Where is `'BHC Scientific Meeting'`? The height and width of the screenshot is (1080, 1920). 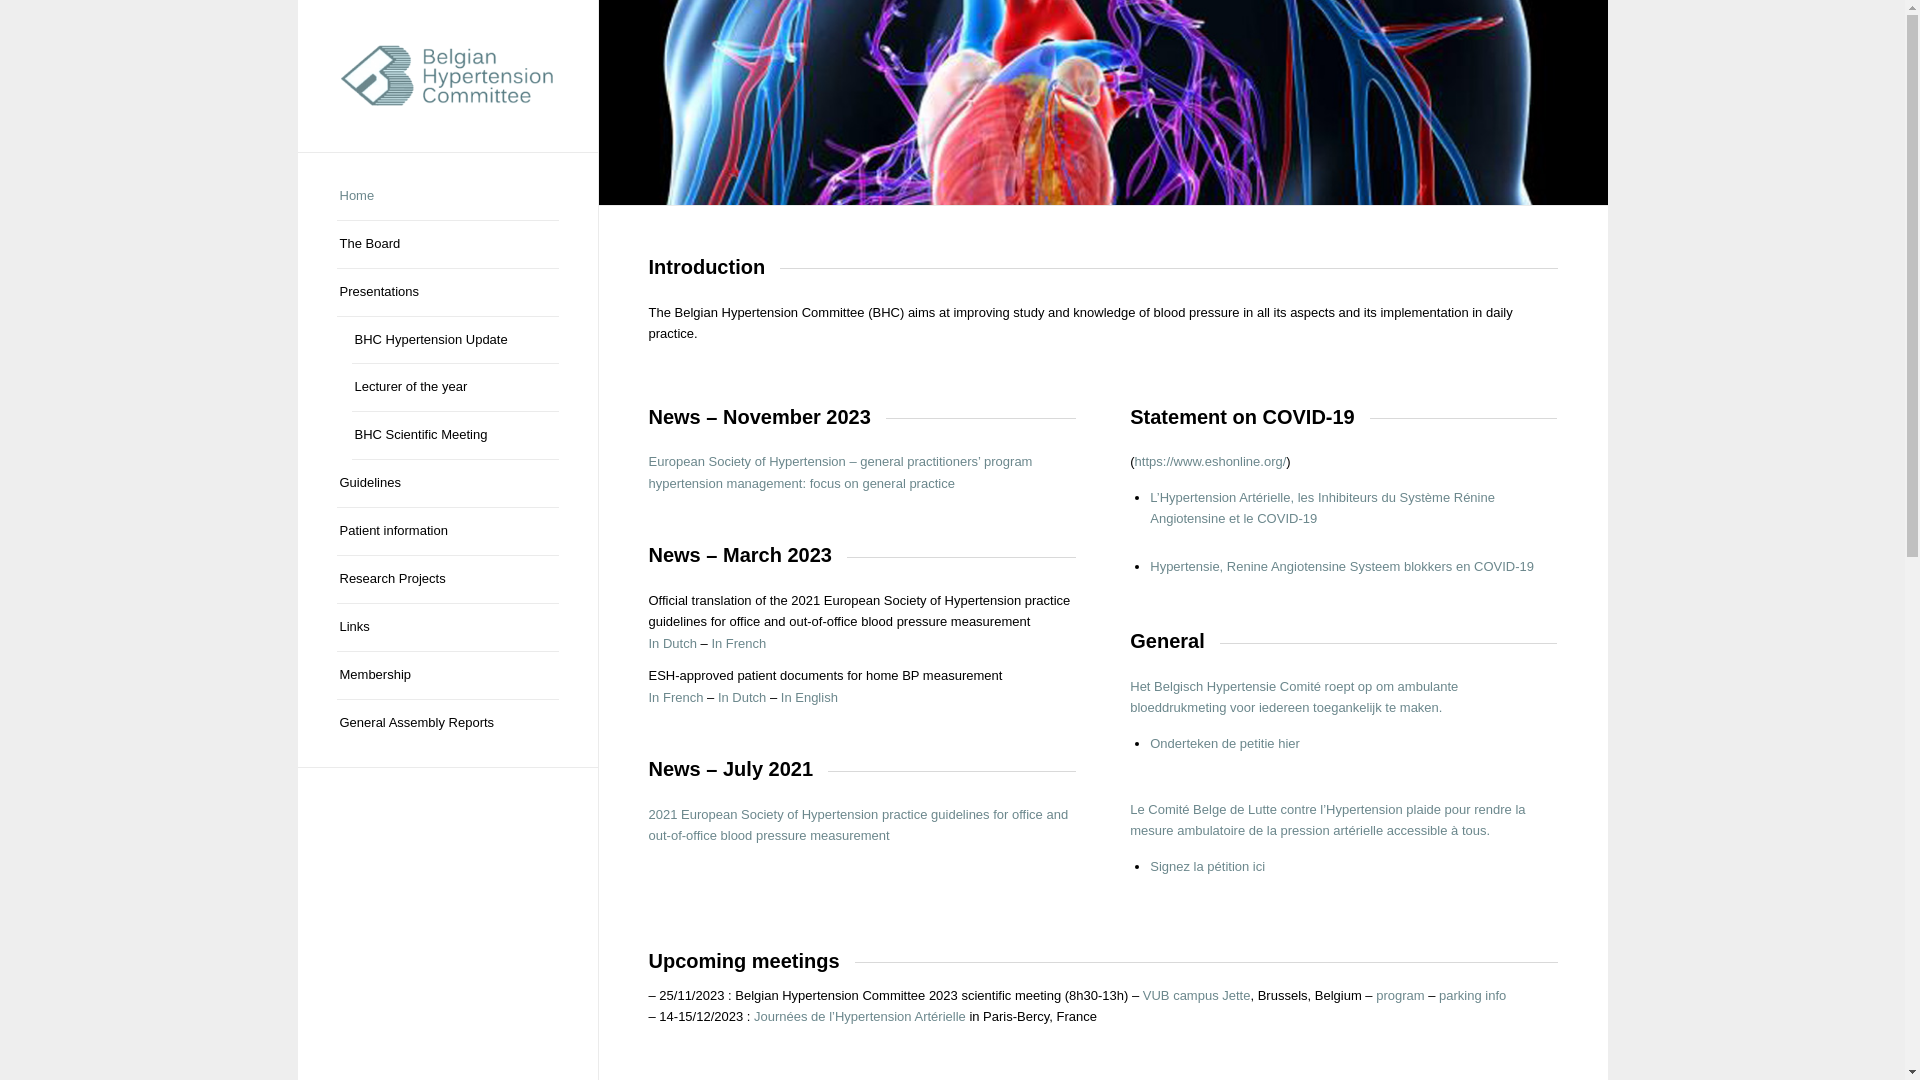
'BHC Scientific Meeting' is located at coordinates (454, 434).